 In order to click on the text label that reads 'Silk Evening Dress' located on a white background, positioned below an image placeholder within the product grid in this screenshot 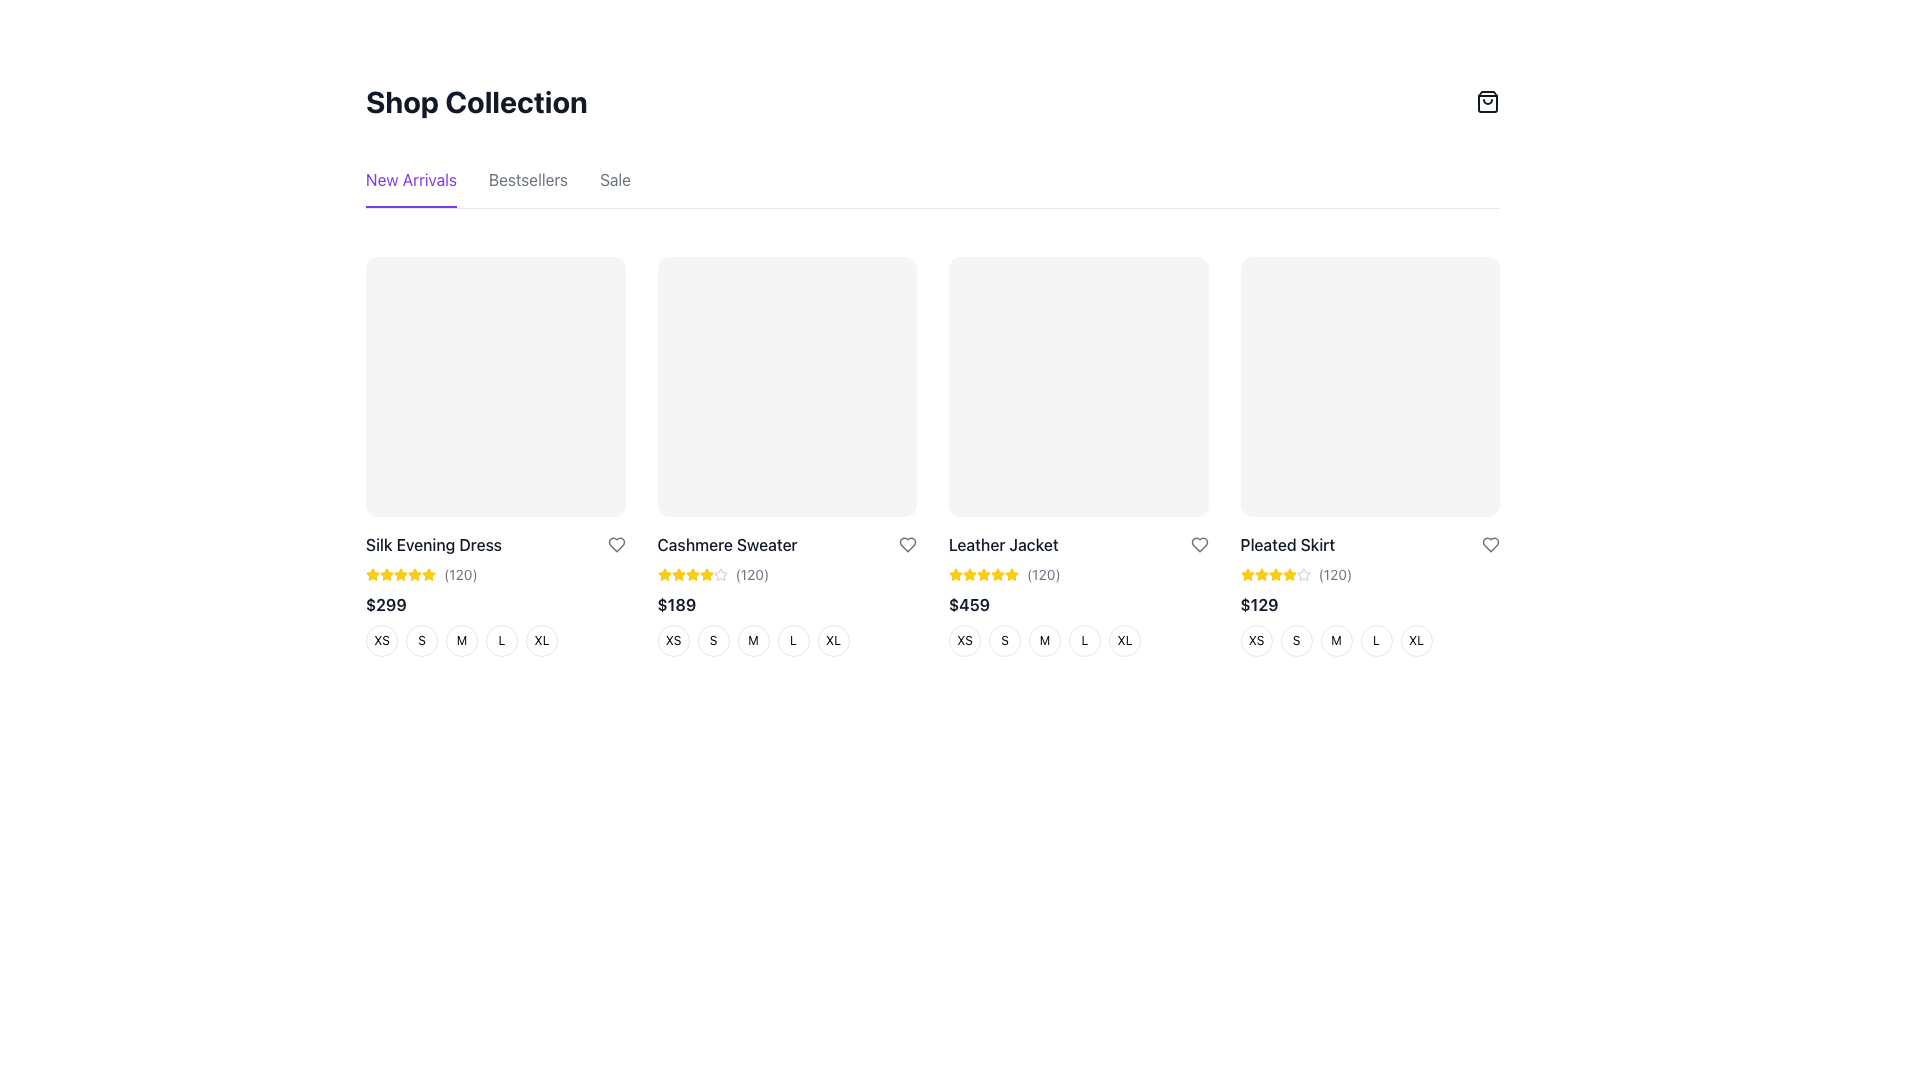, I will do `click(432, 544)`.